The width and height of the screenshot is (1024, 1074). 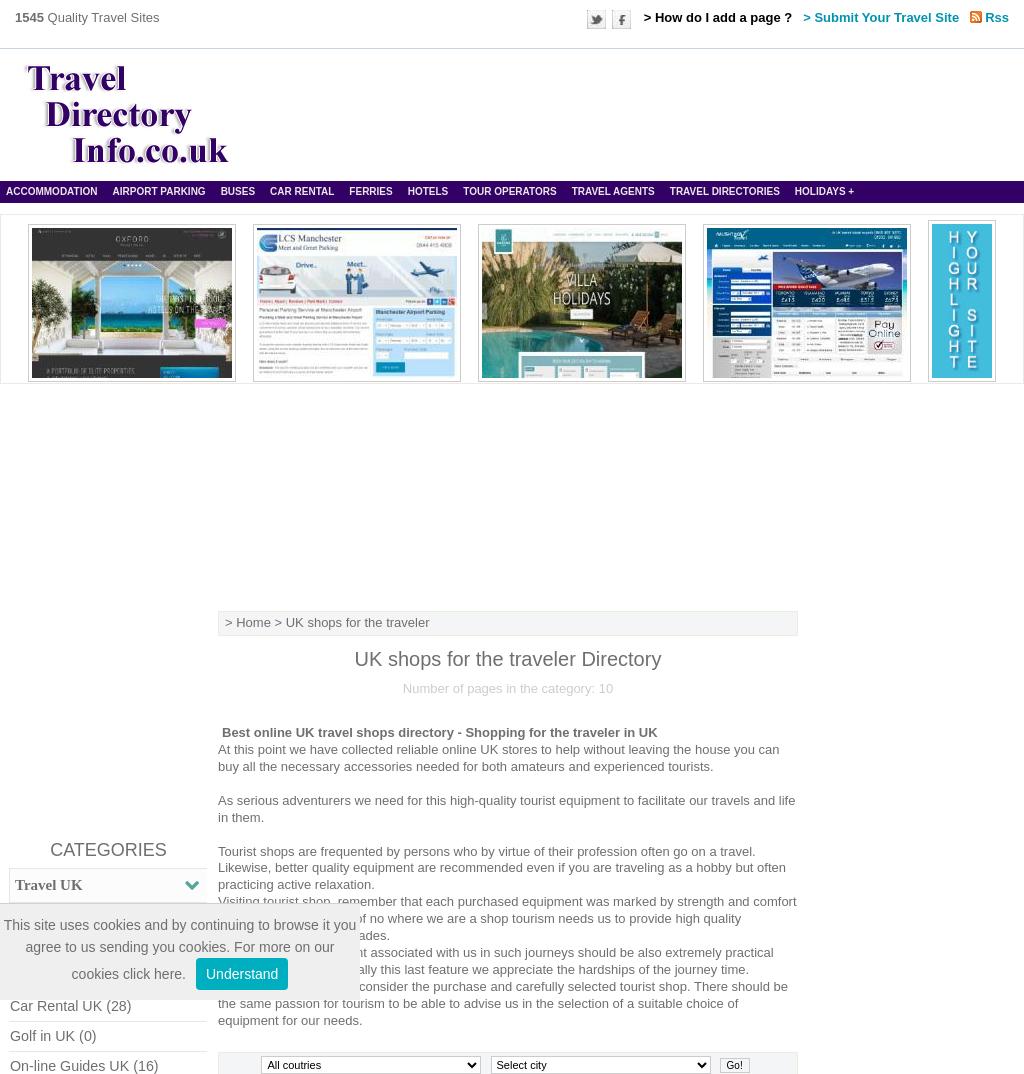 I want to click on '> Submit Your Travel Site', so click(x=881, y=16).